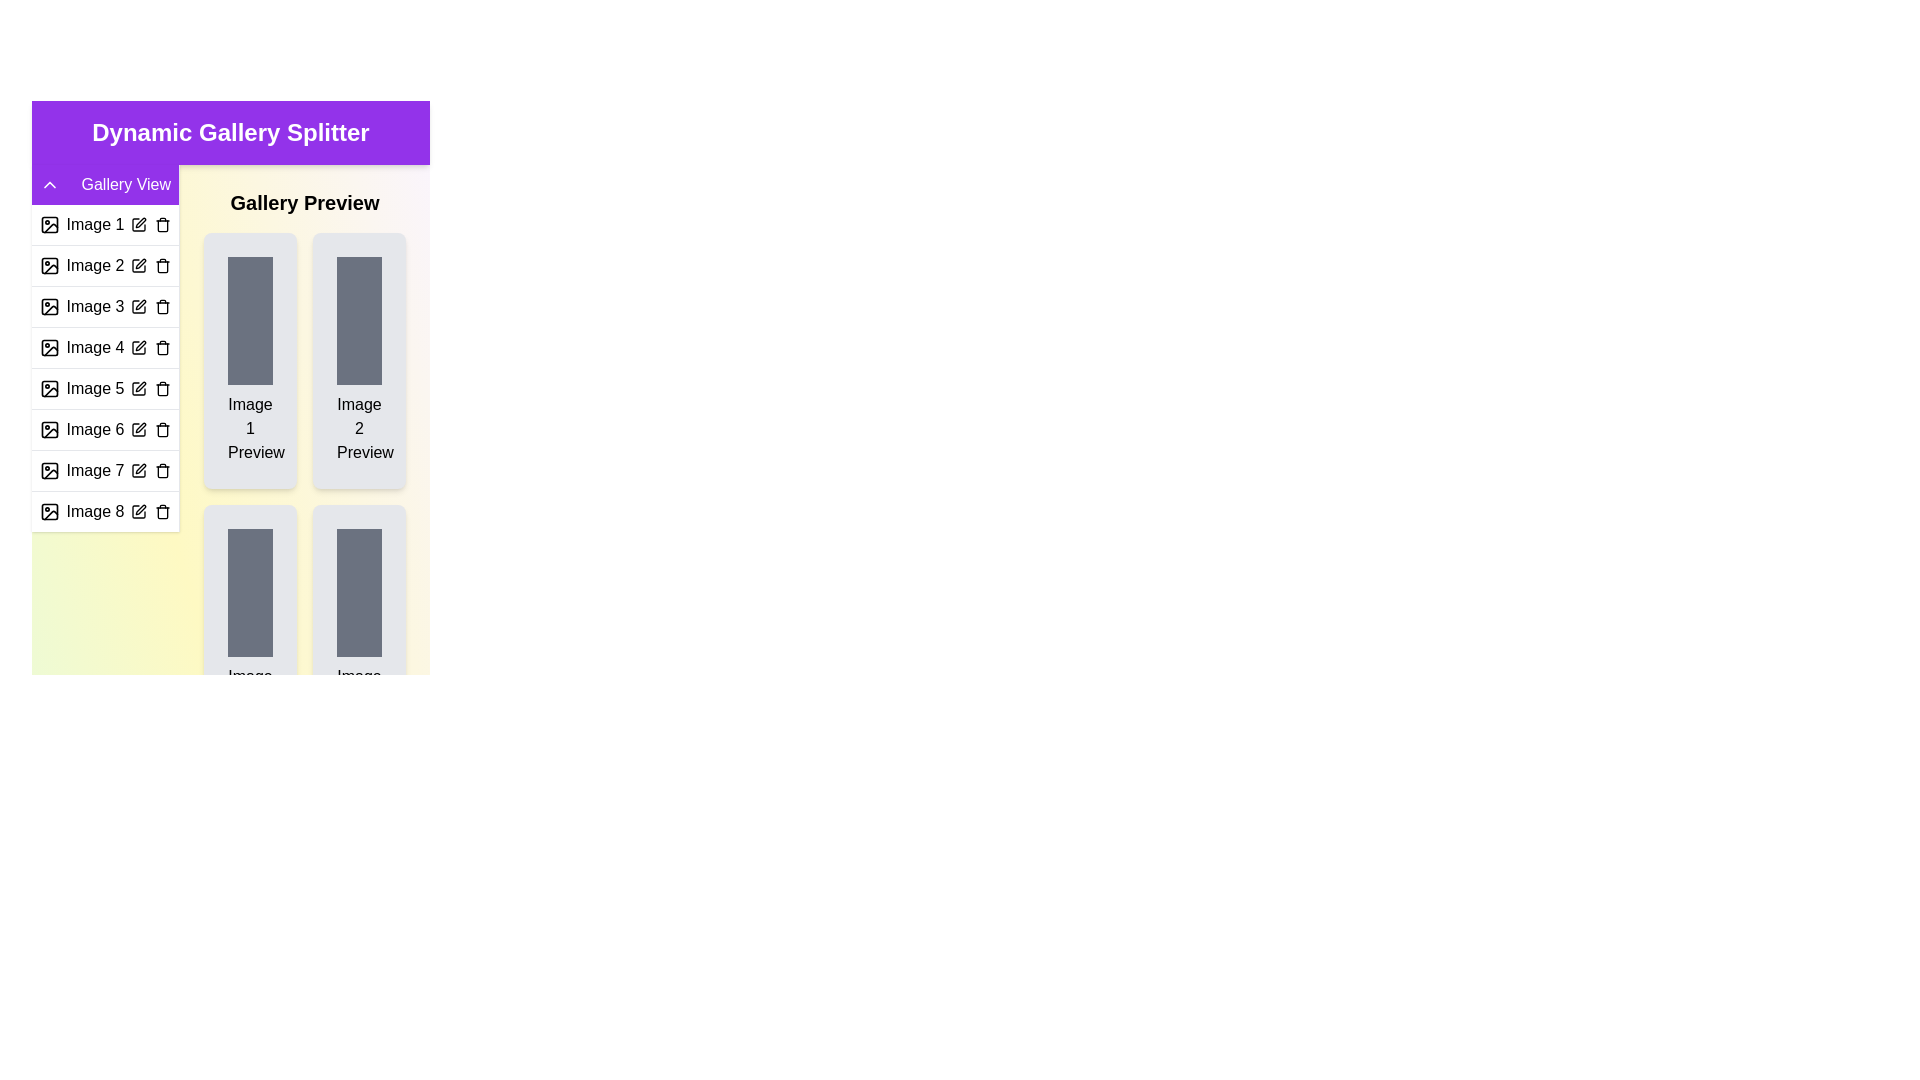  What do you see at coordinates (94, 511) in the screenshot?
I see `the text label representing image resource '8'` at bounding box center [94, 511].